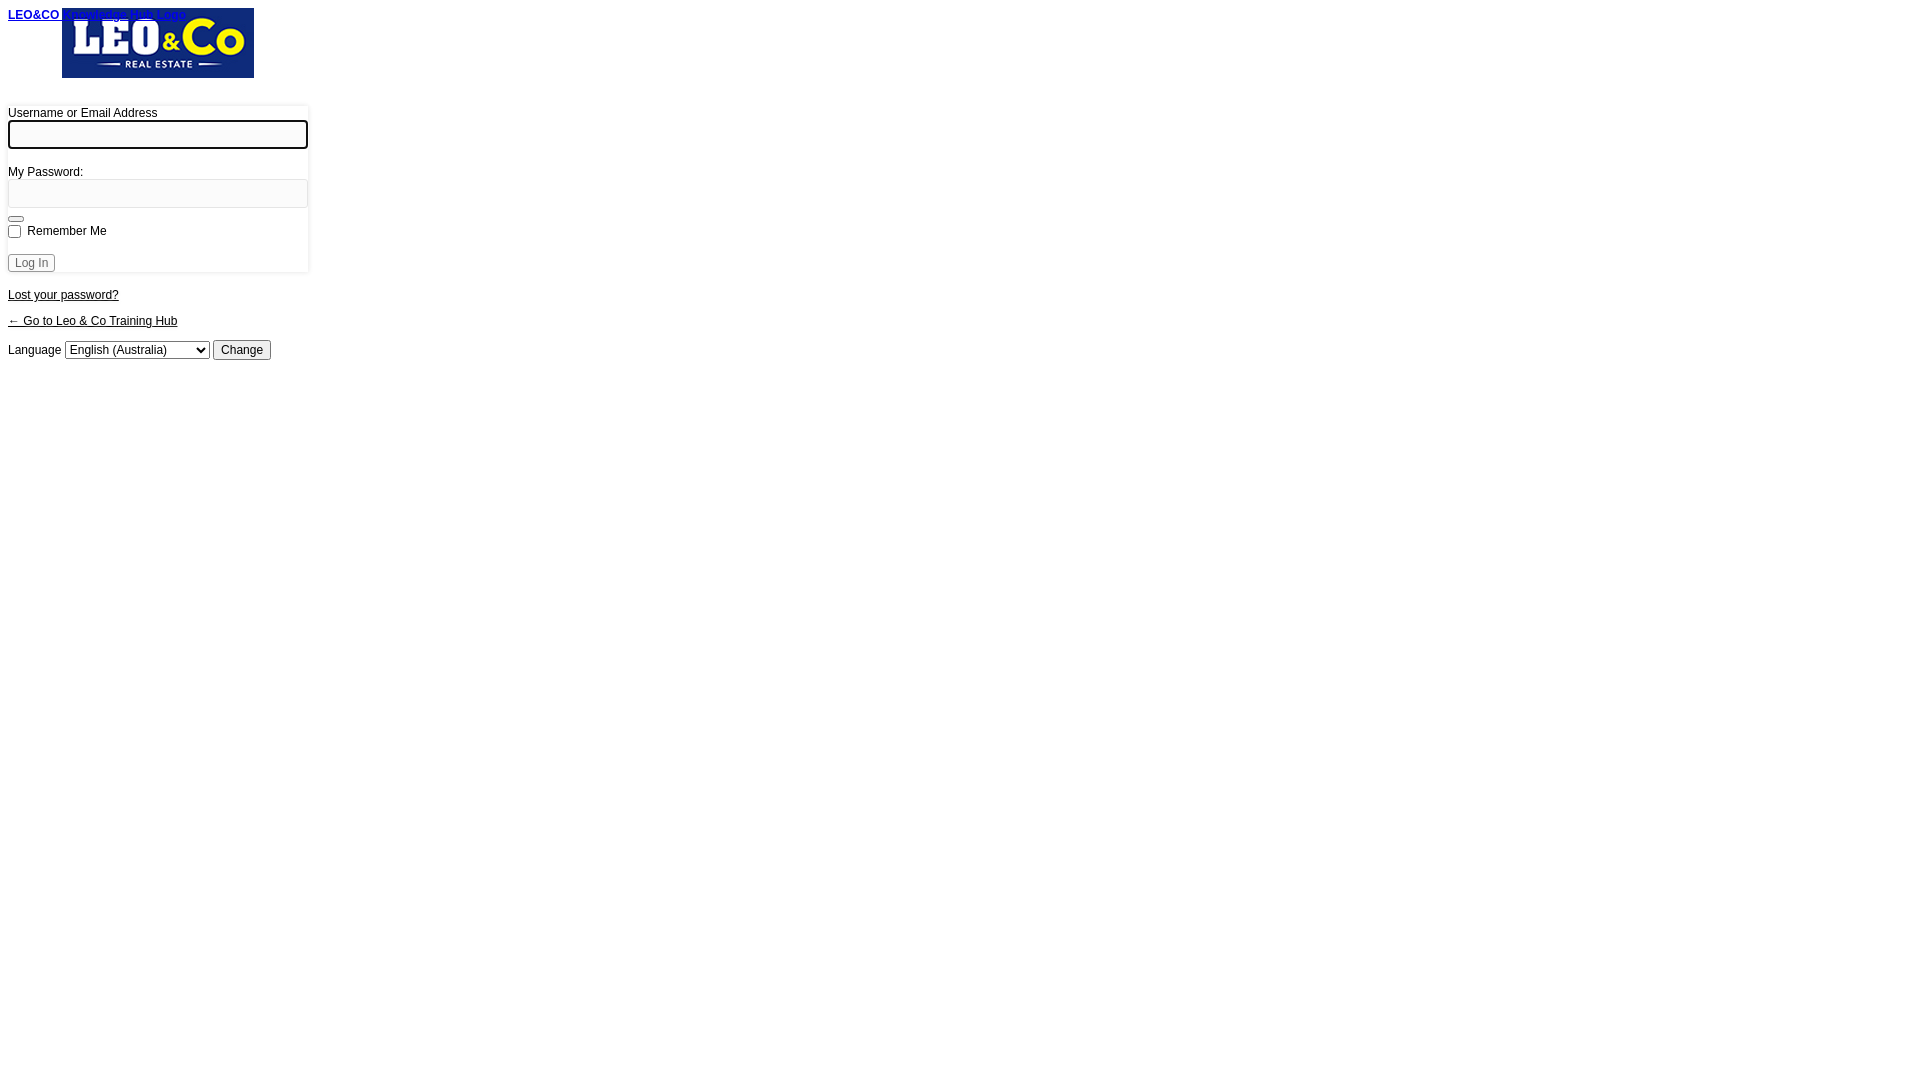  I want to click on 'Log In', so click(31, 261).